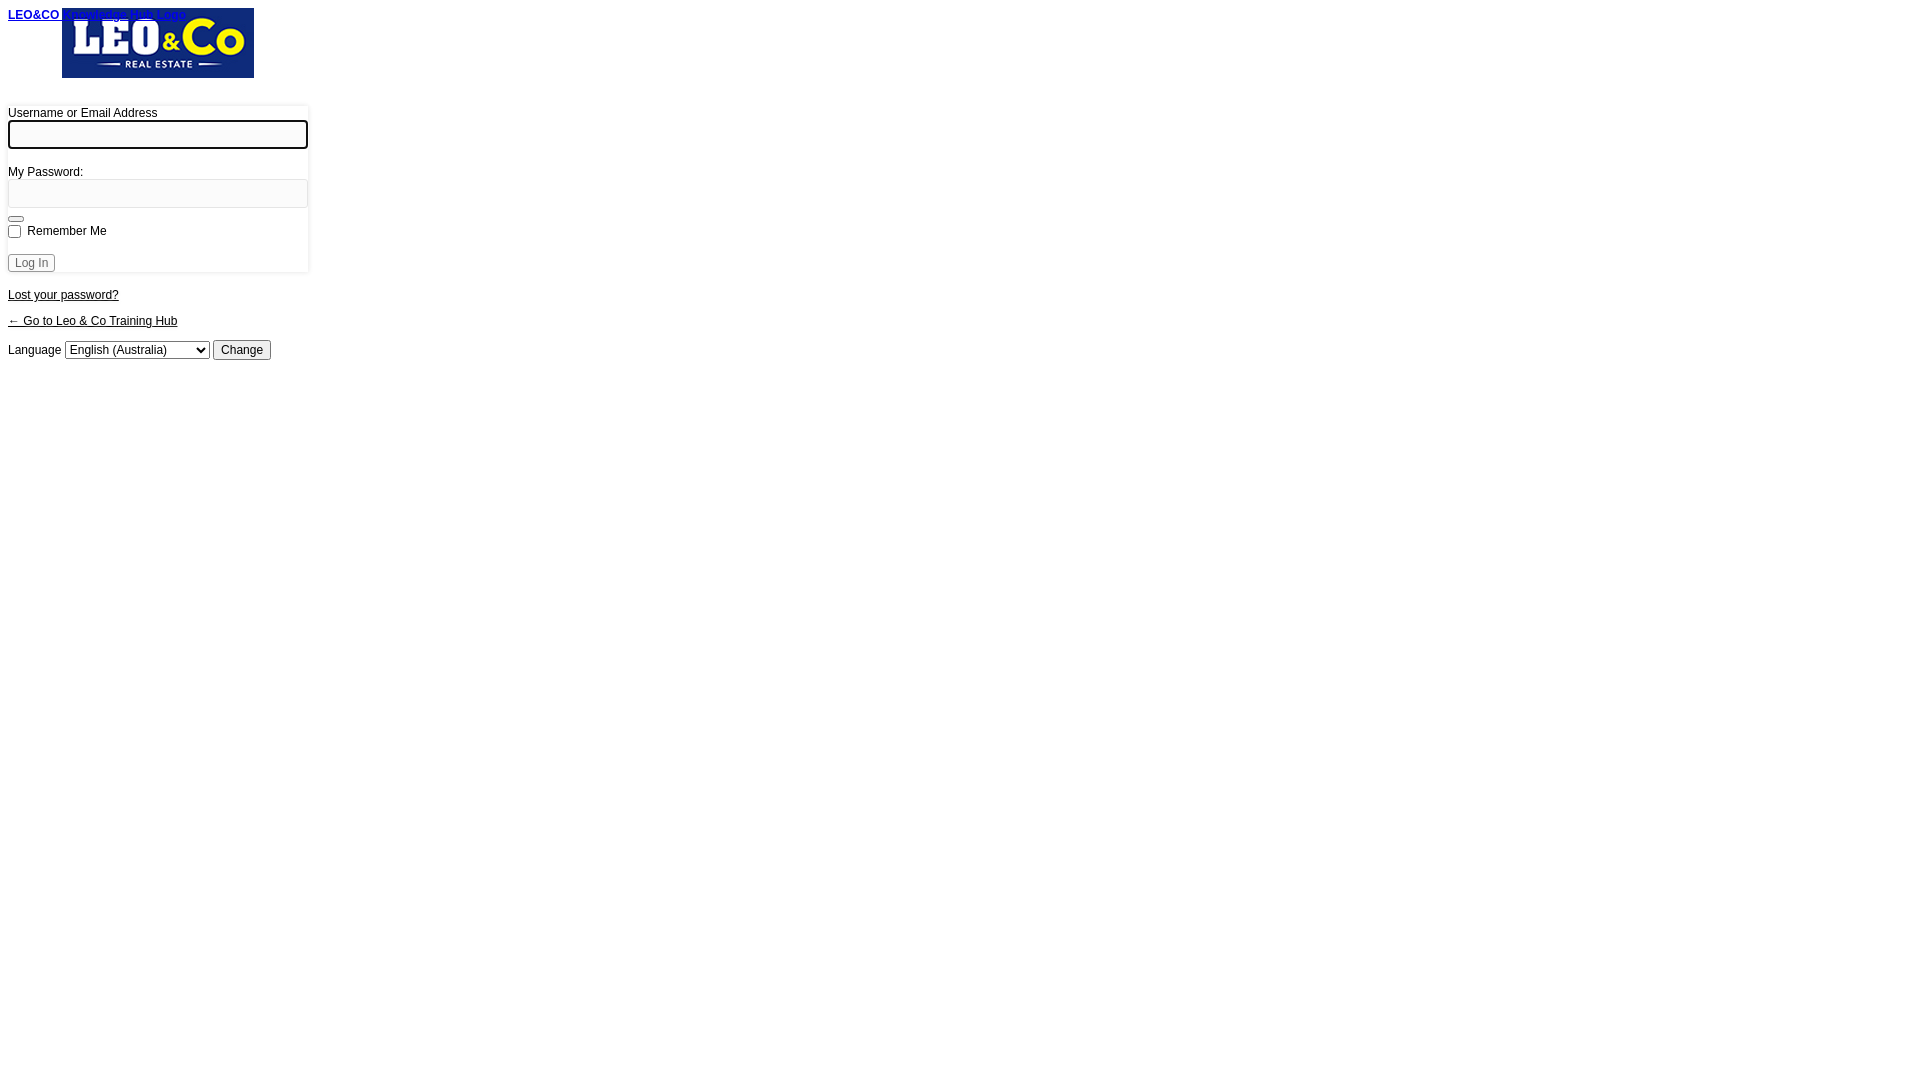  I want to click on 'Log In', so click(31, 261).